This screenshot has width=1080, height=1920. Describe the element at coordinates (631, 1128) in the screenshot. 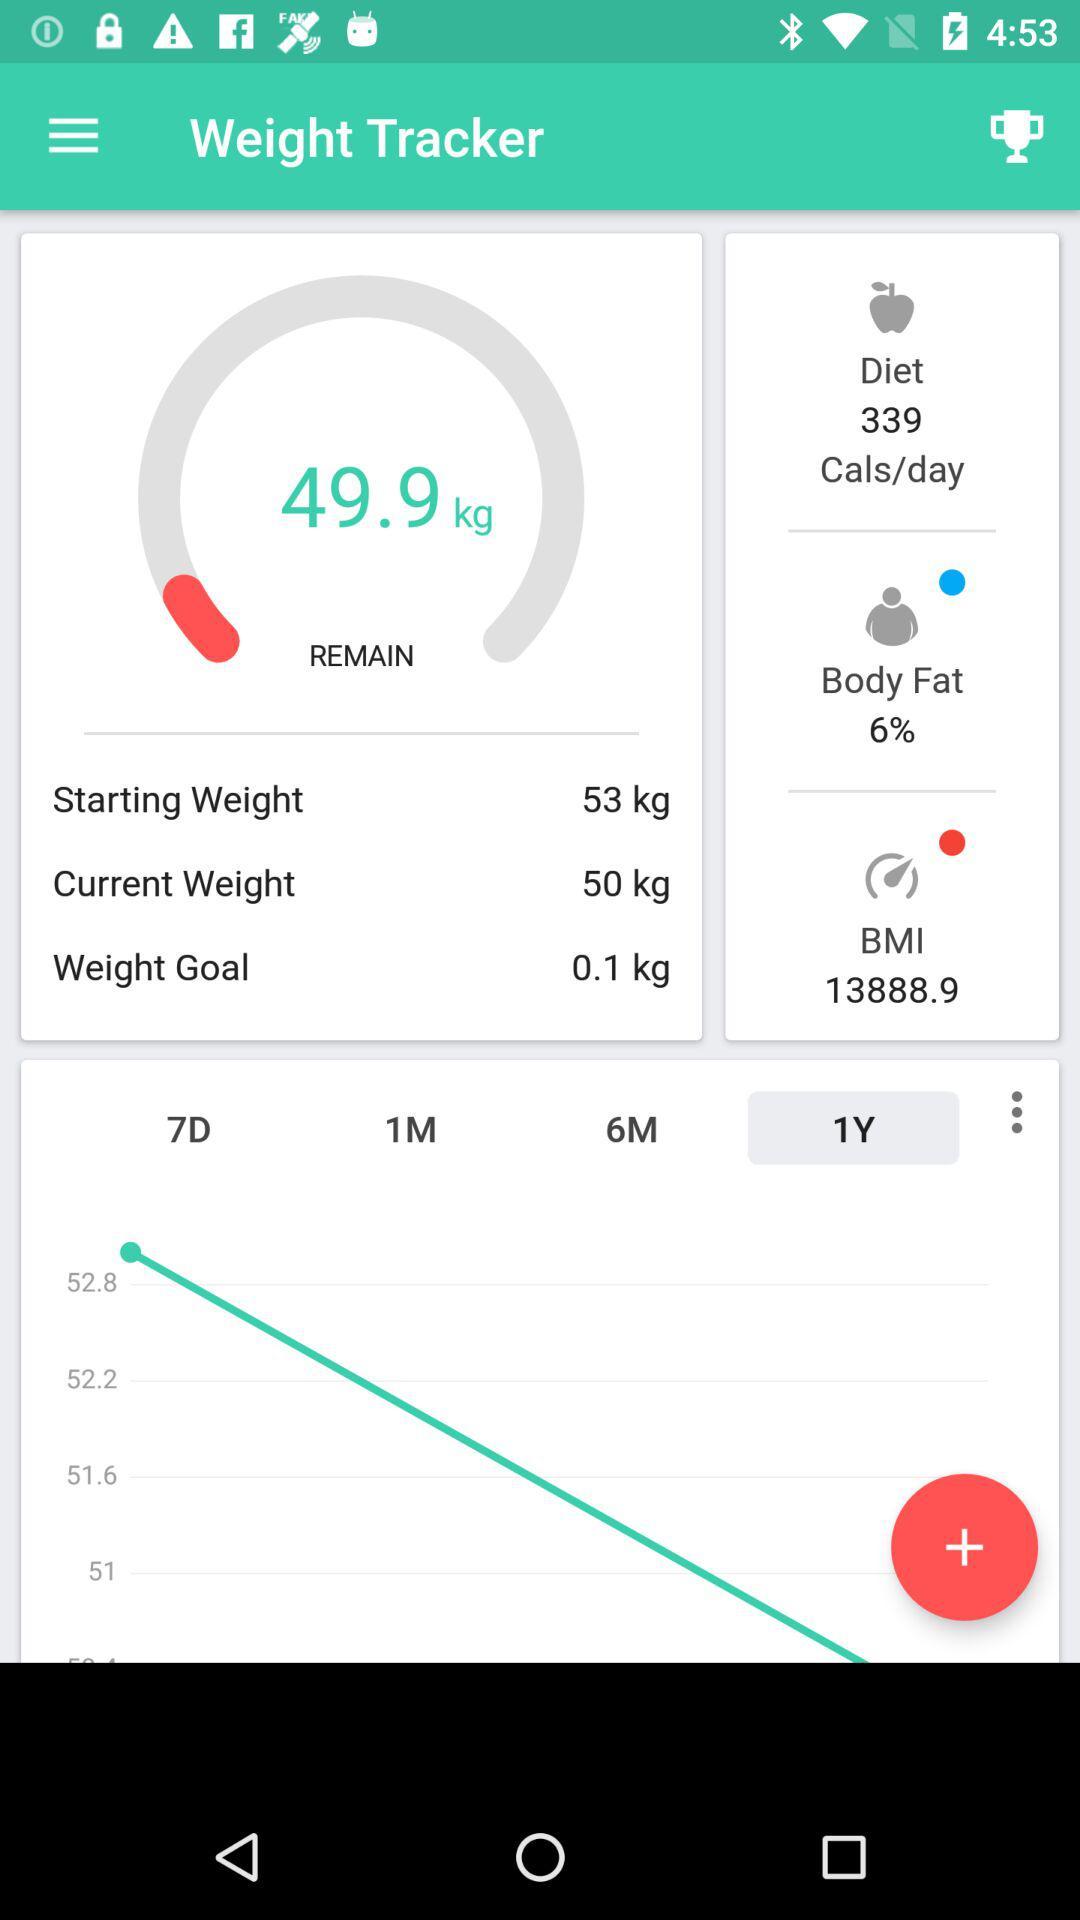

I see `the 6m item` at that location.